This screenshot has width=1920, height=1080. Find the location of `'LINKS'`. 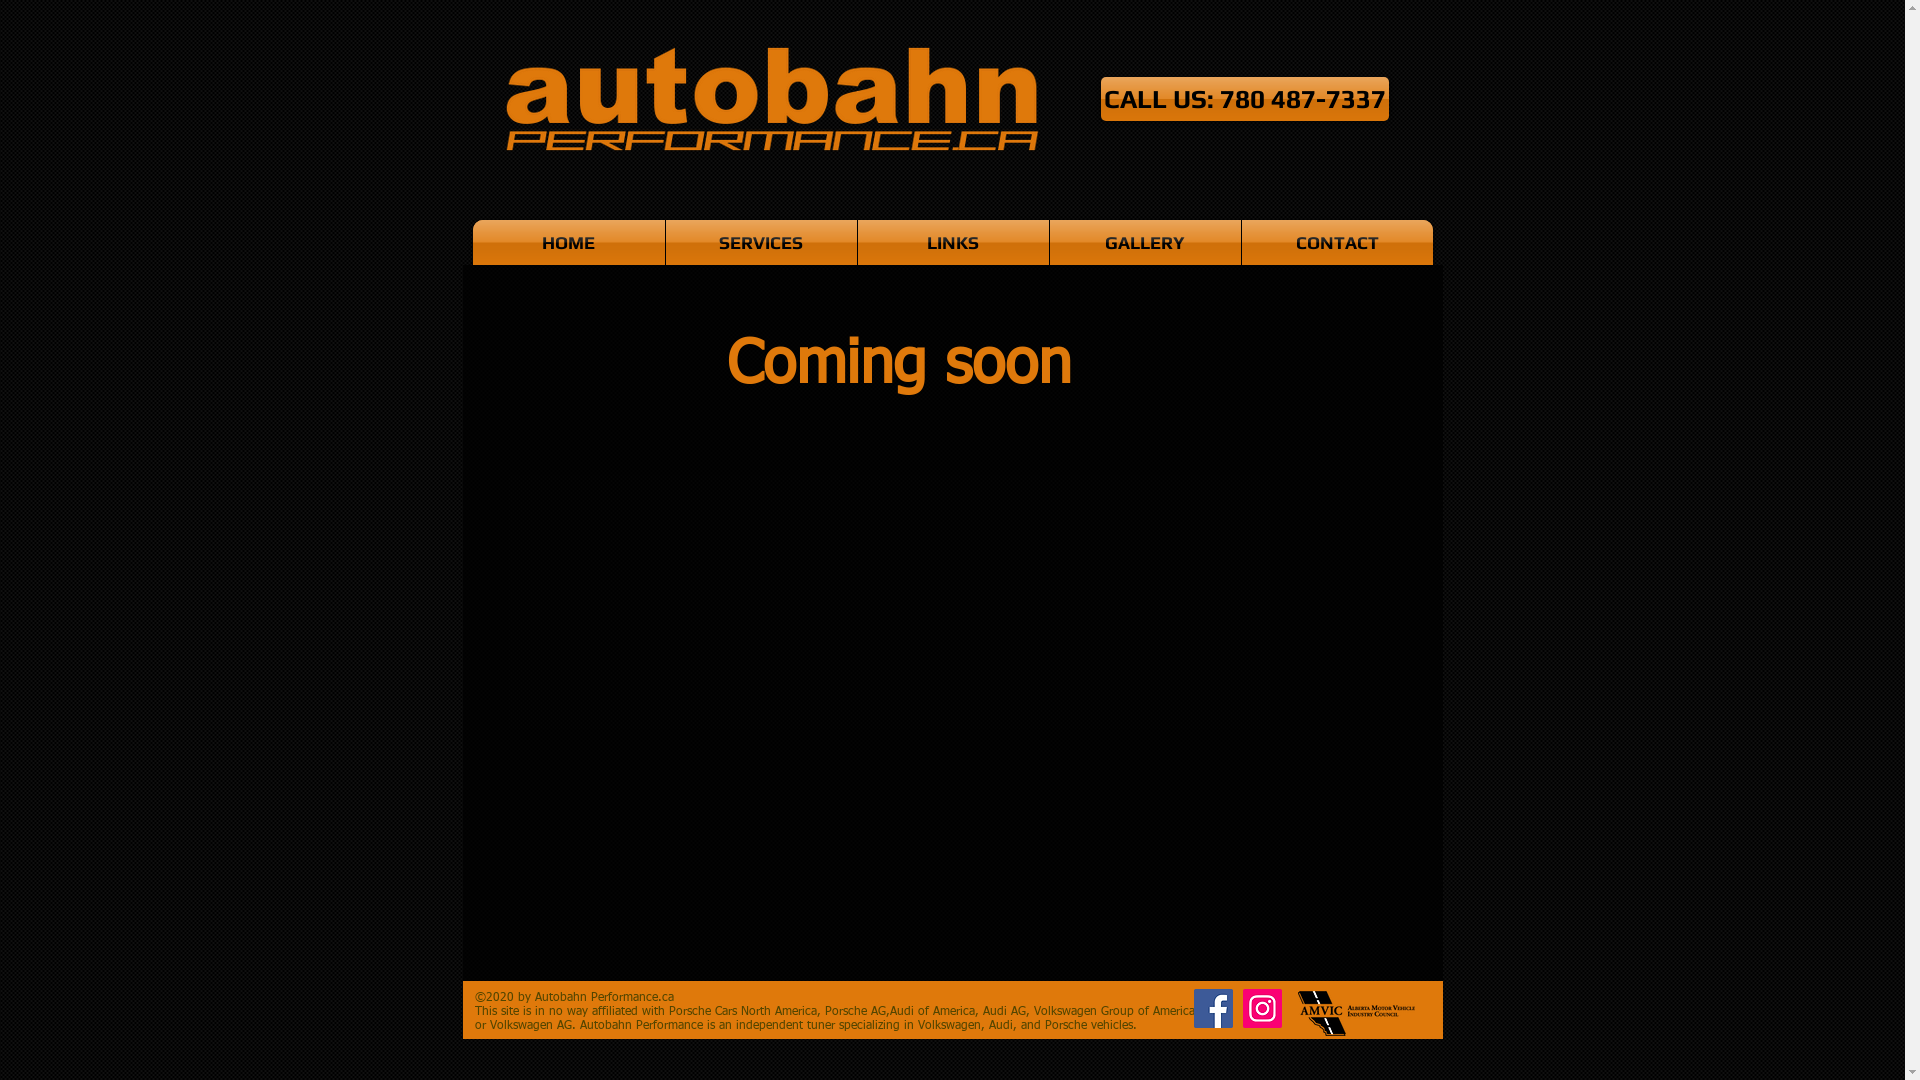

'LINKS' is located at coordinates (952, 241).